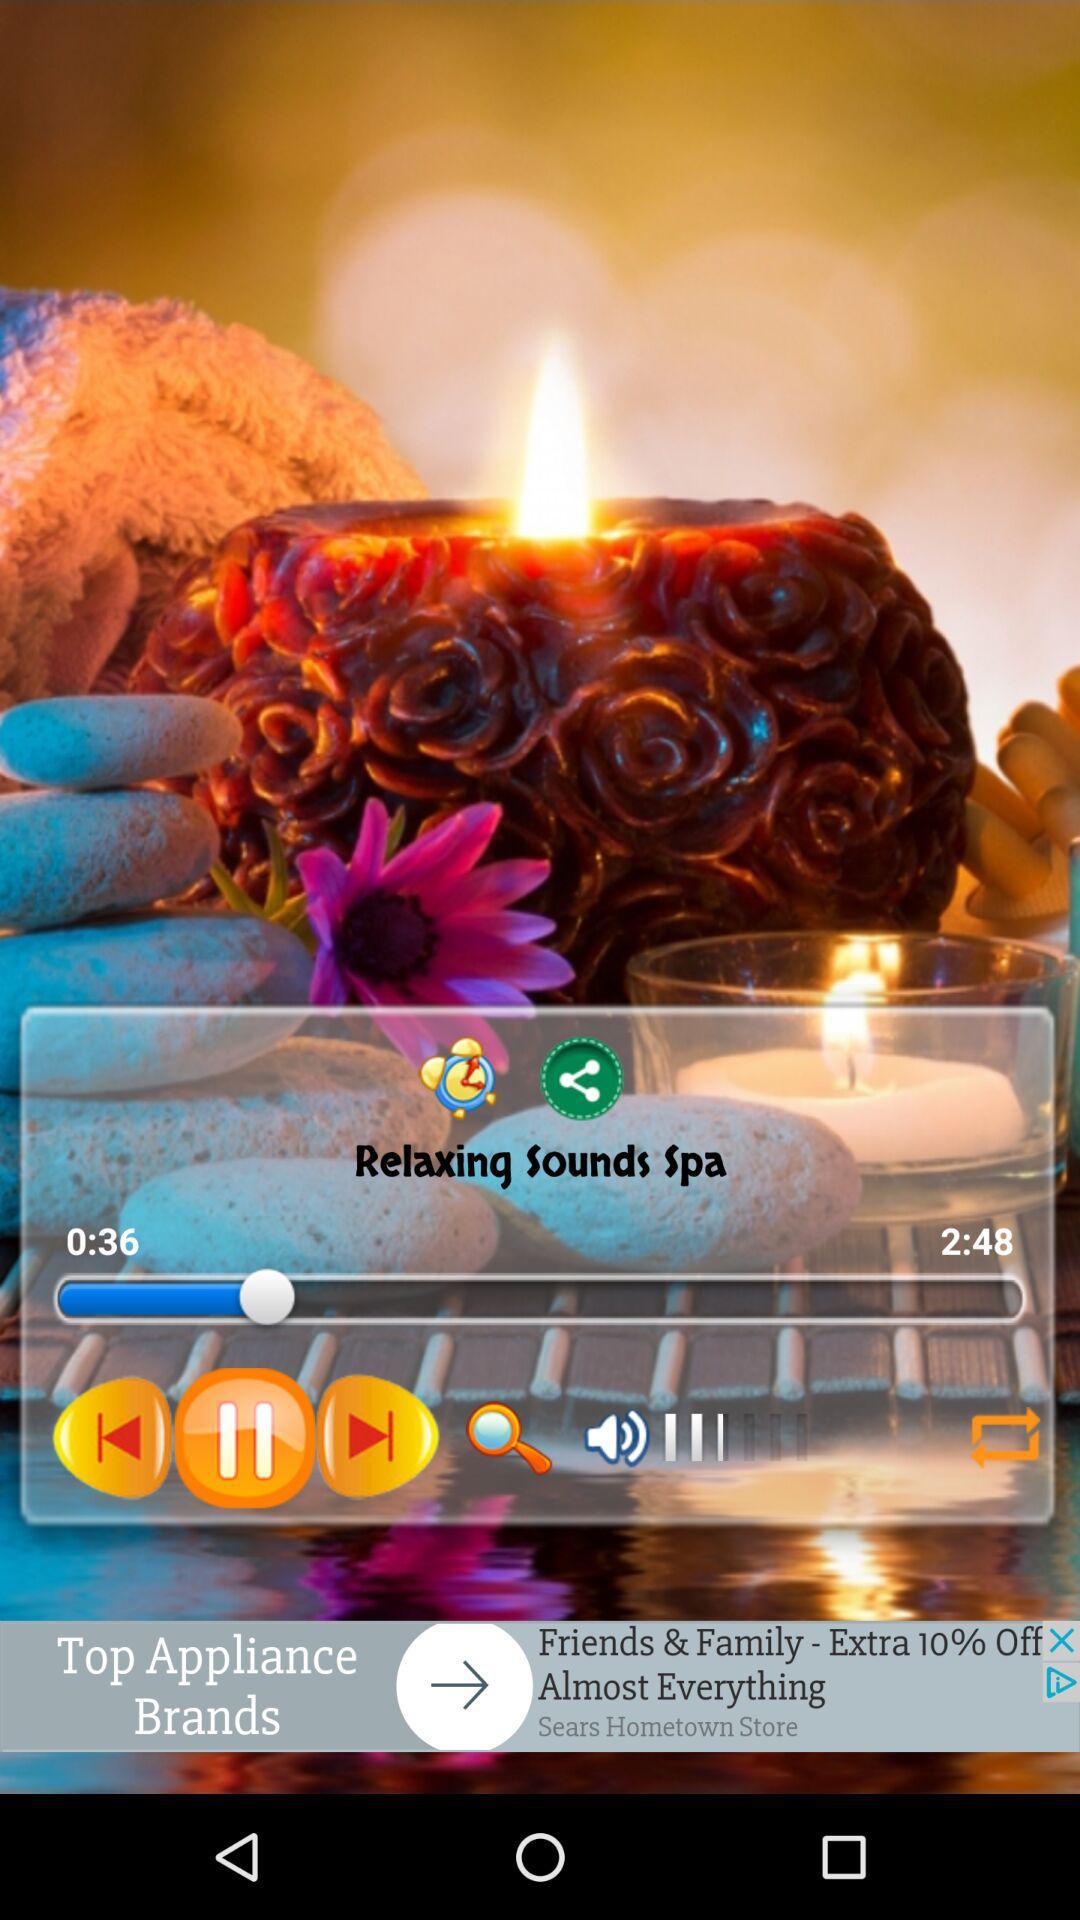 The height and width of the screenshot is (1920, 1080). Describe the element at coordinates (377, 1436) in the screenshot. I see `forward` at that location.